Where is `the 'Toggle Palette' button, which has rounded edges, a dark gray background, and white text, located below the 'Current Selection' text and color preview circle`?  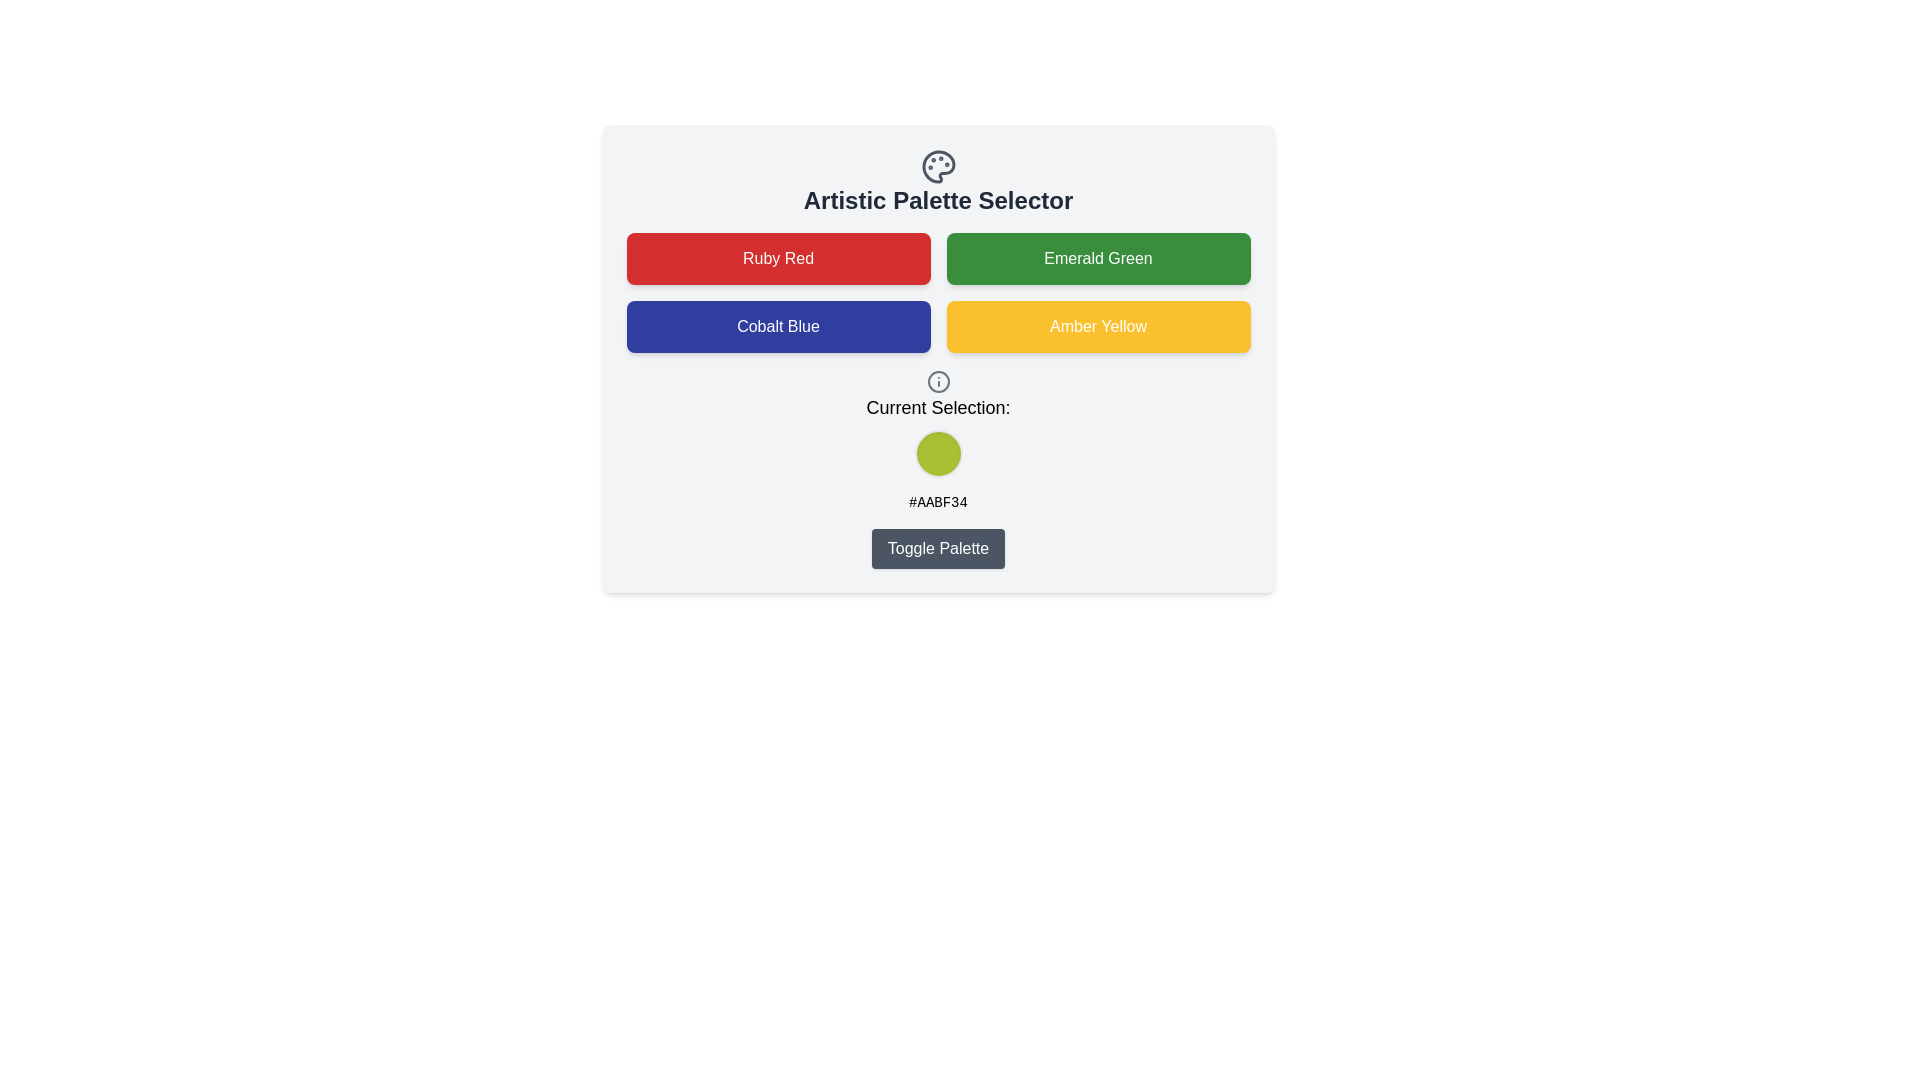
the 'Toggle Palette' button, which has rounded edges, a dark gray background, and white text, located below the 'Current Selection' text and color preview circle is located at coordinates (937, 548).